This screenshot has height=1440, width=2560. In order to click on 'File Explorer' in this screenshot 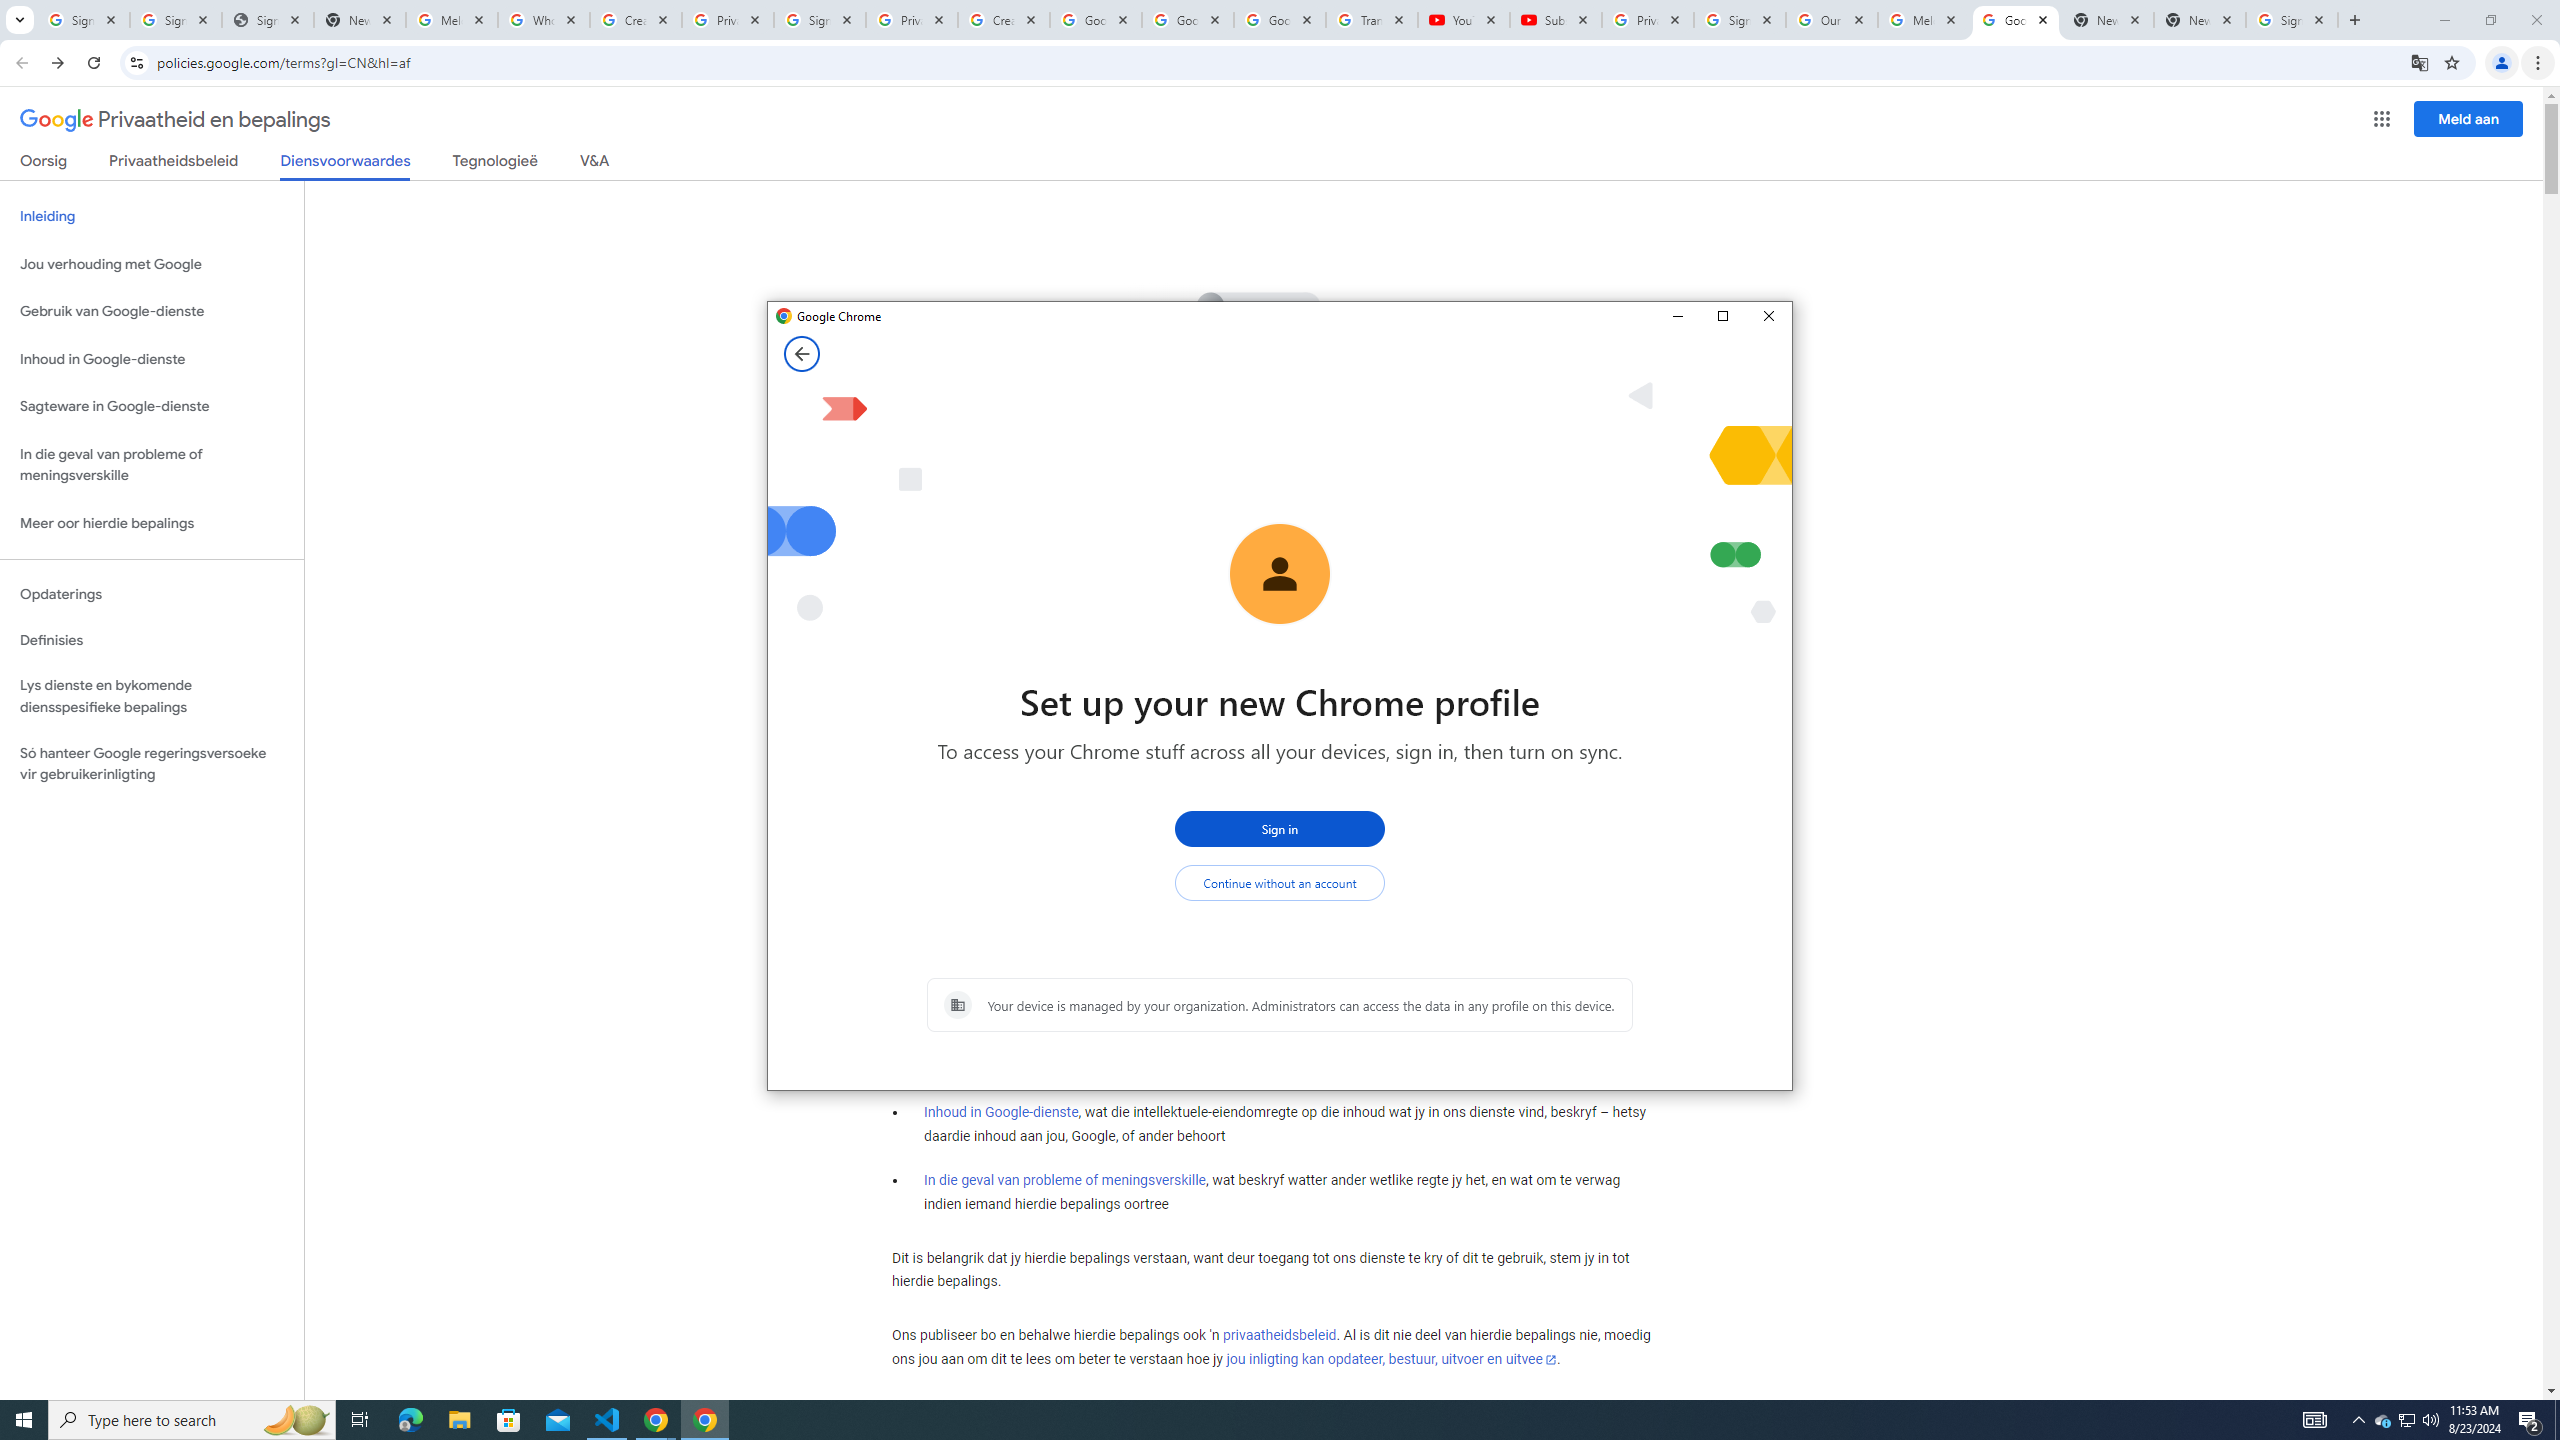, I will do `click(458, 1418)`.